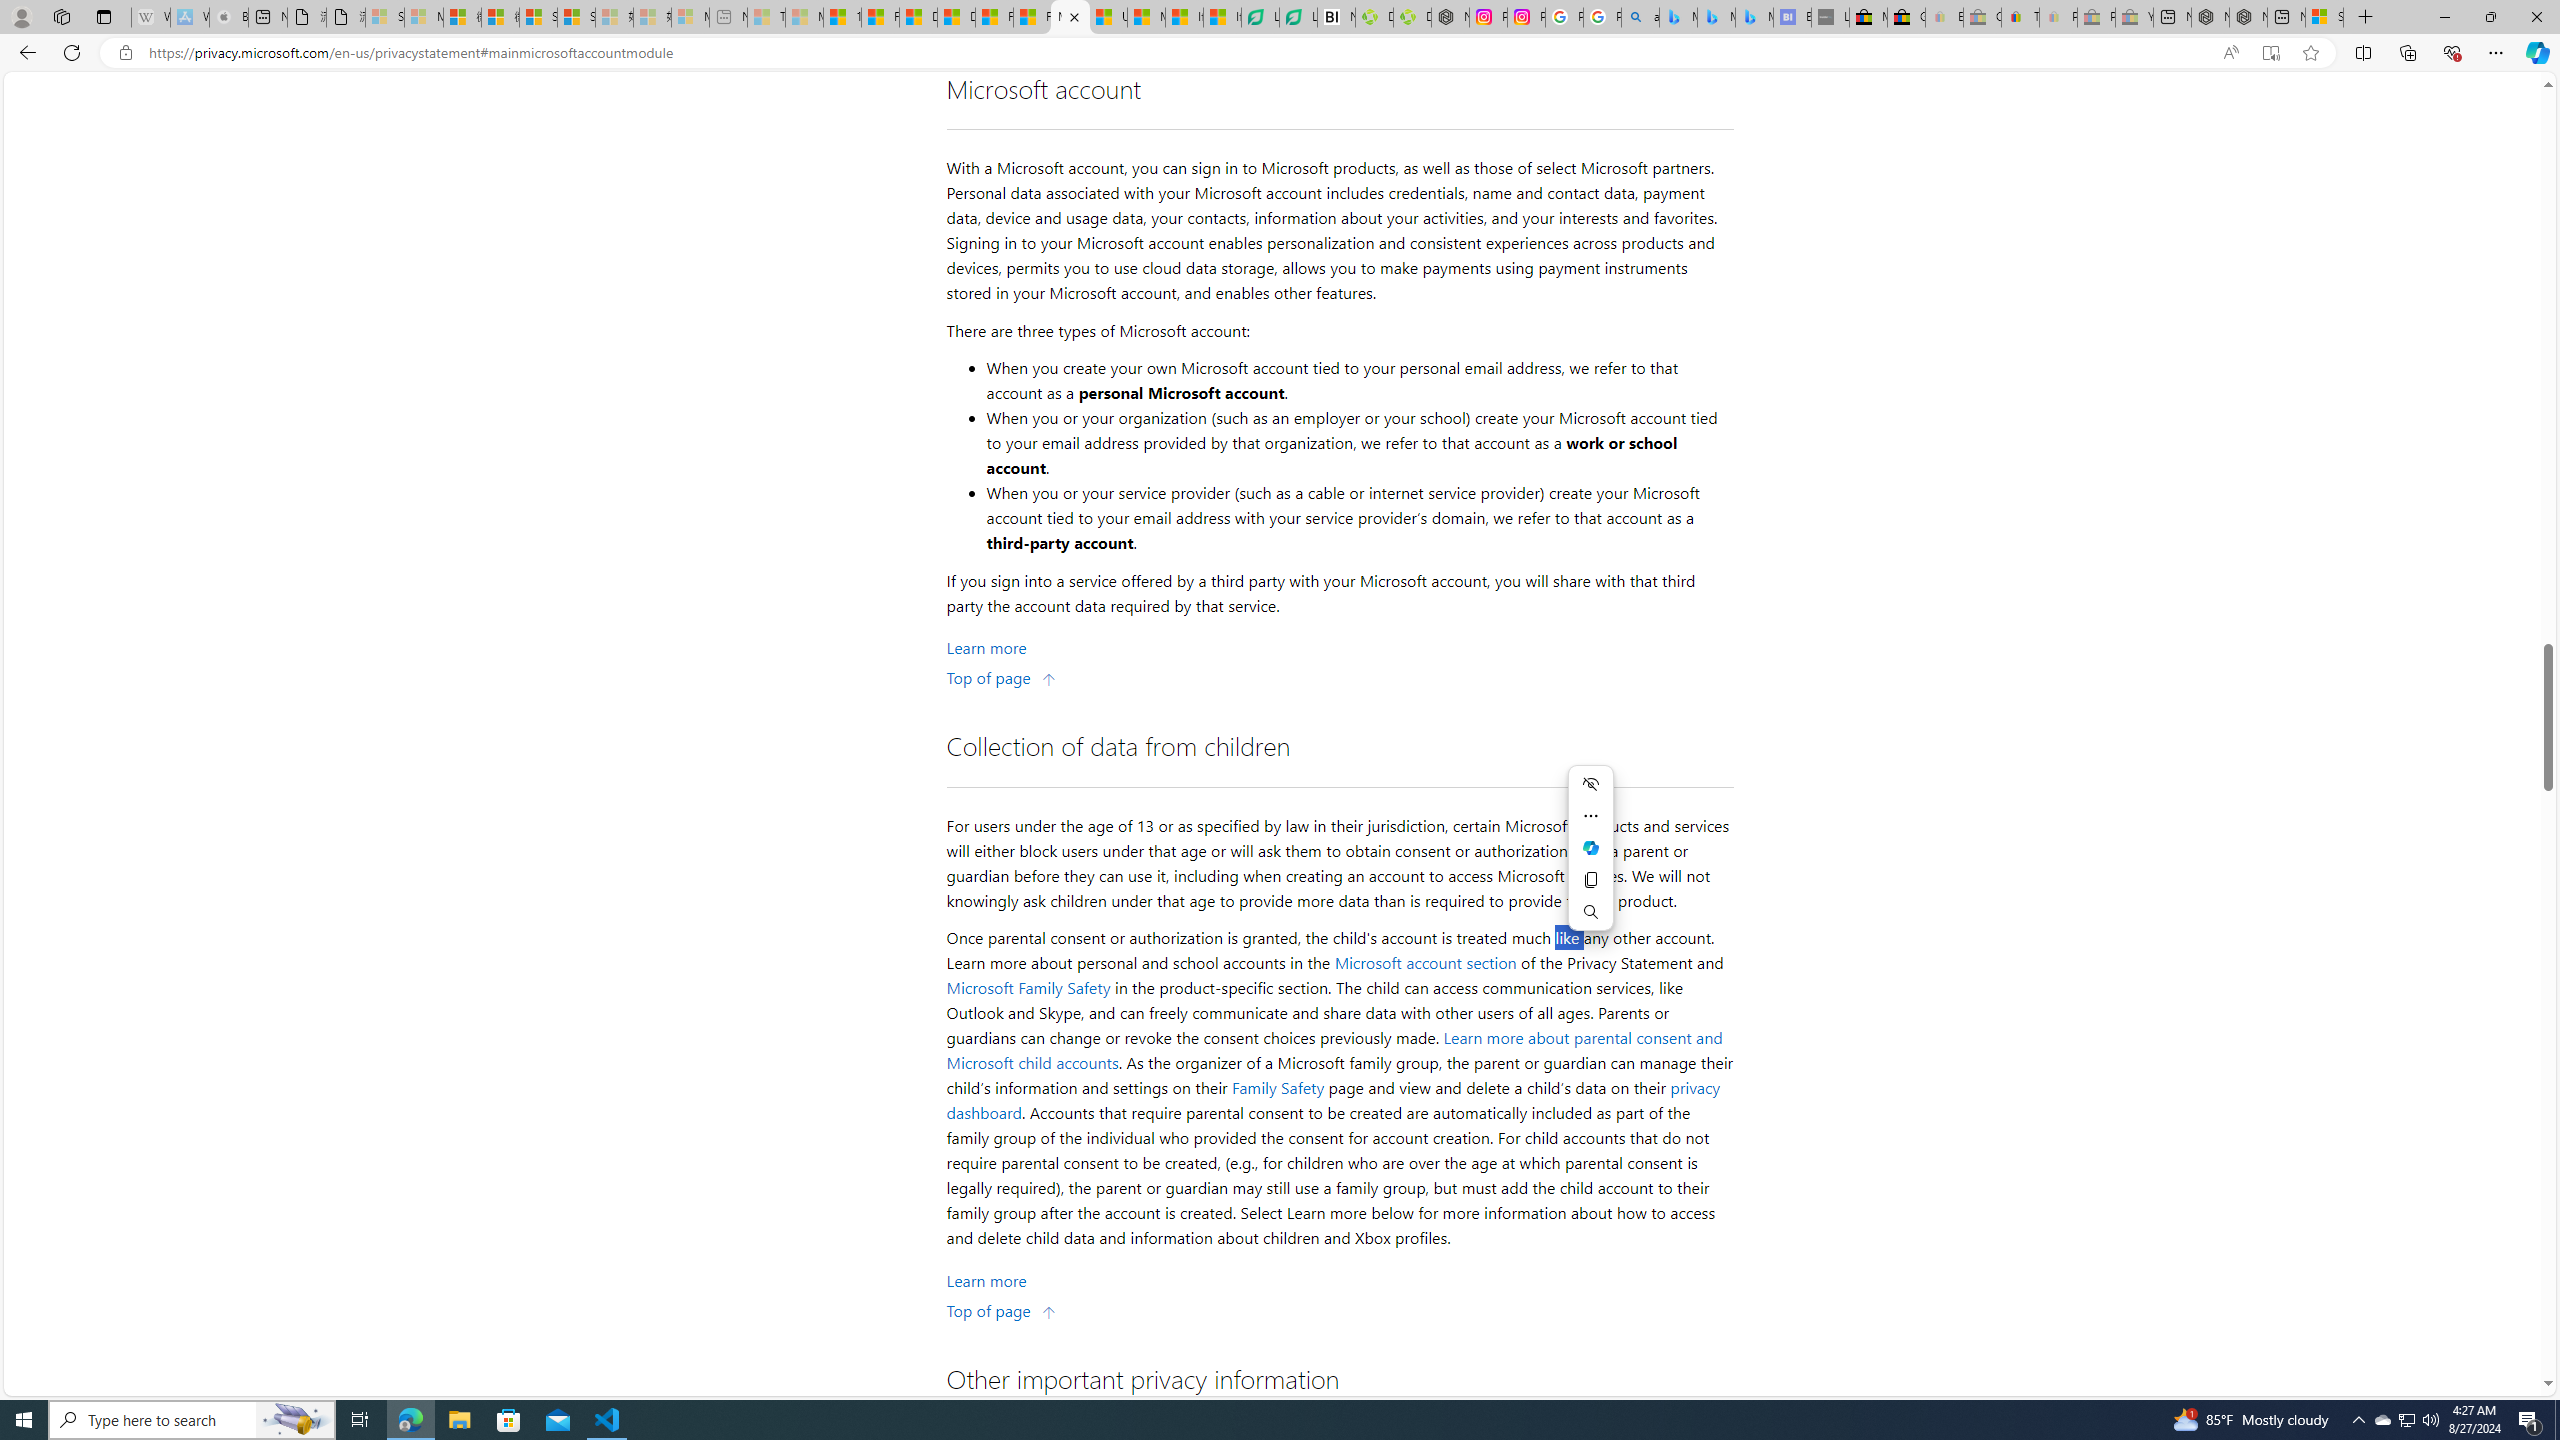  What do you see at coordinates (1277, 1087) in the screenshot?
I see `'Family Safety'` at bounding box center [1277, 1087].